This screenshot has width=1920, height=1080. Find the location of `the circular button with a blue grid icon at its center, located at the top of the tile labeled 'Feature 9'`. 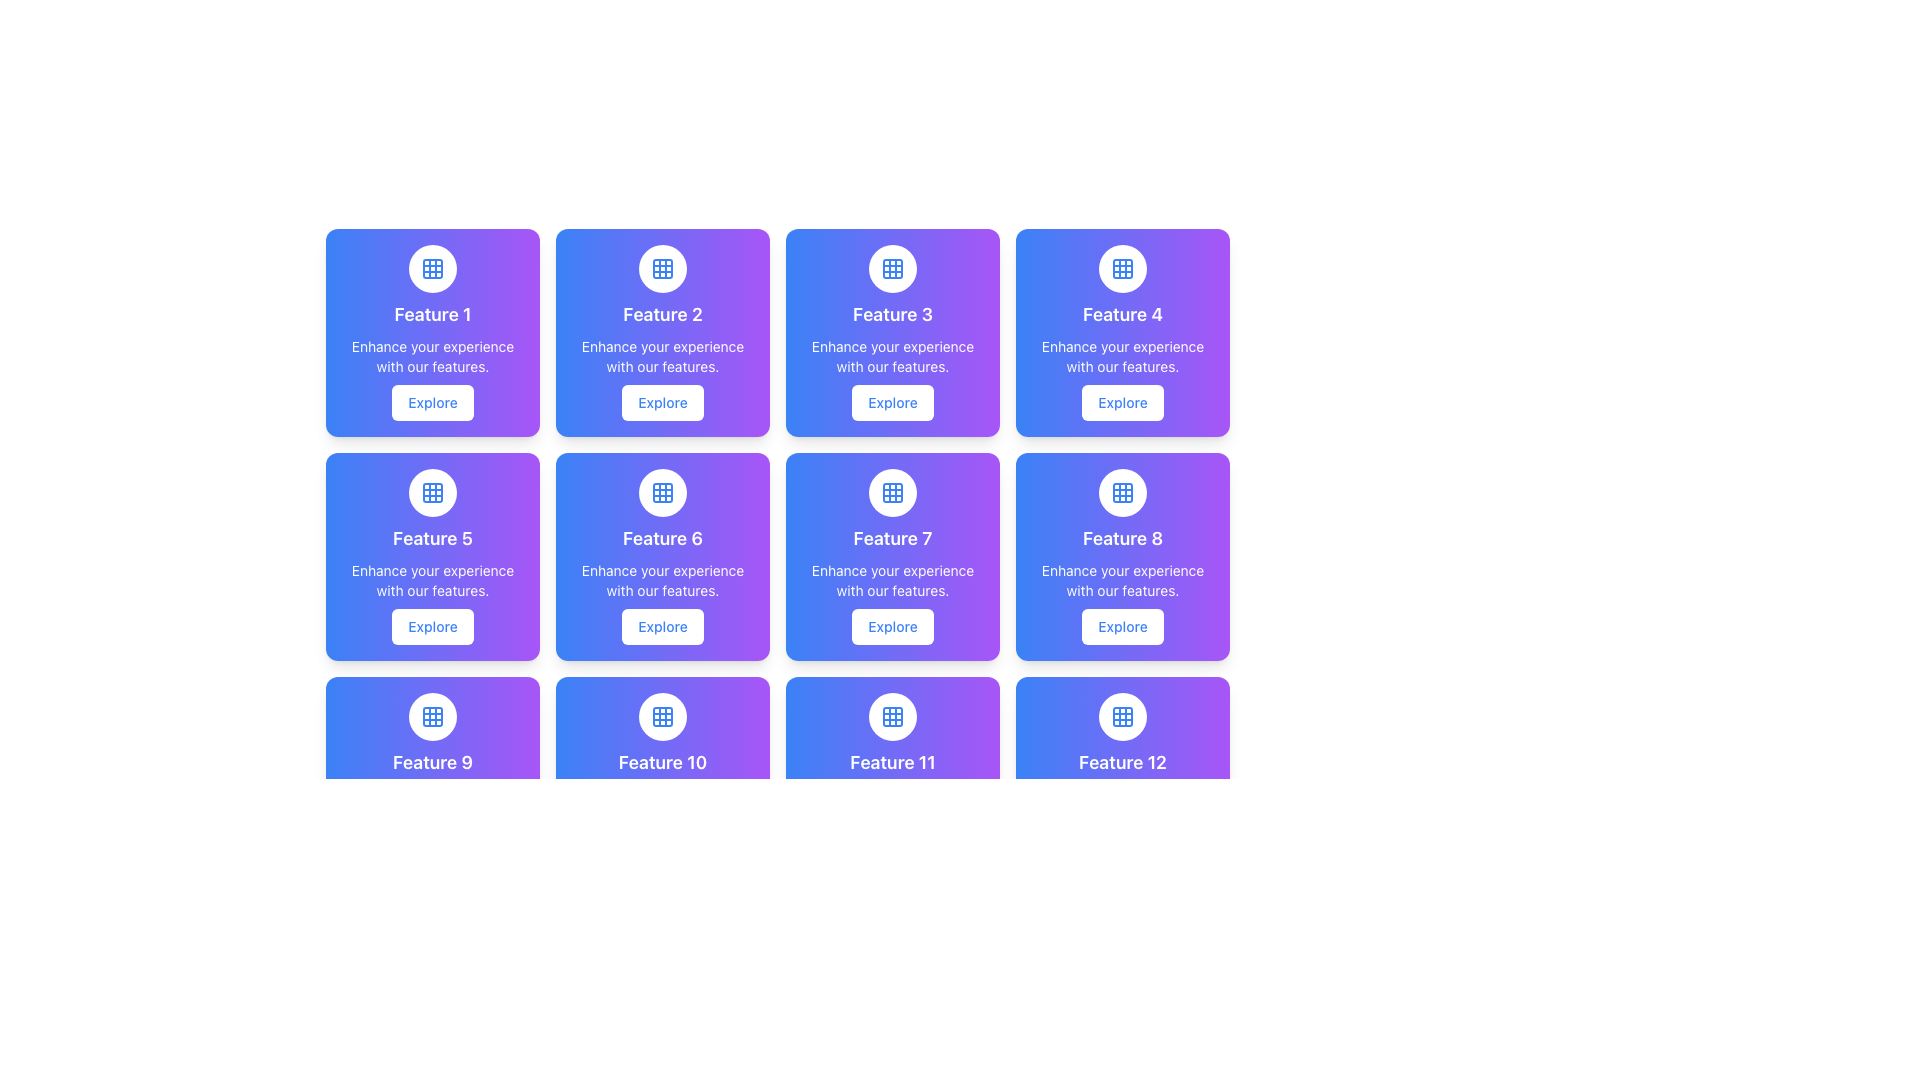

the circular button with a blue grid icon at its center, located at the top of the tile labeled 'Feature 9' is located at coordinates (431, 716).